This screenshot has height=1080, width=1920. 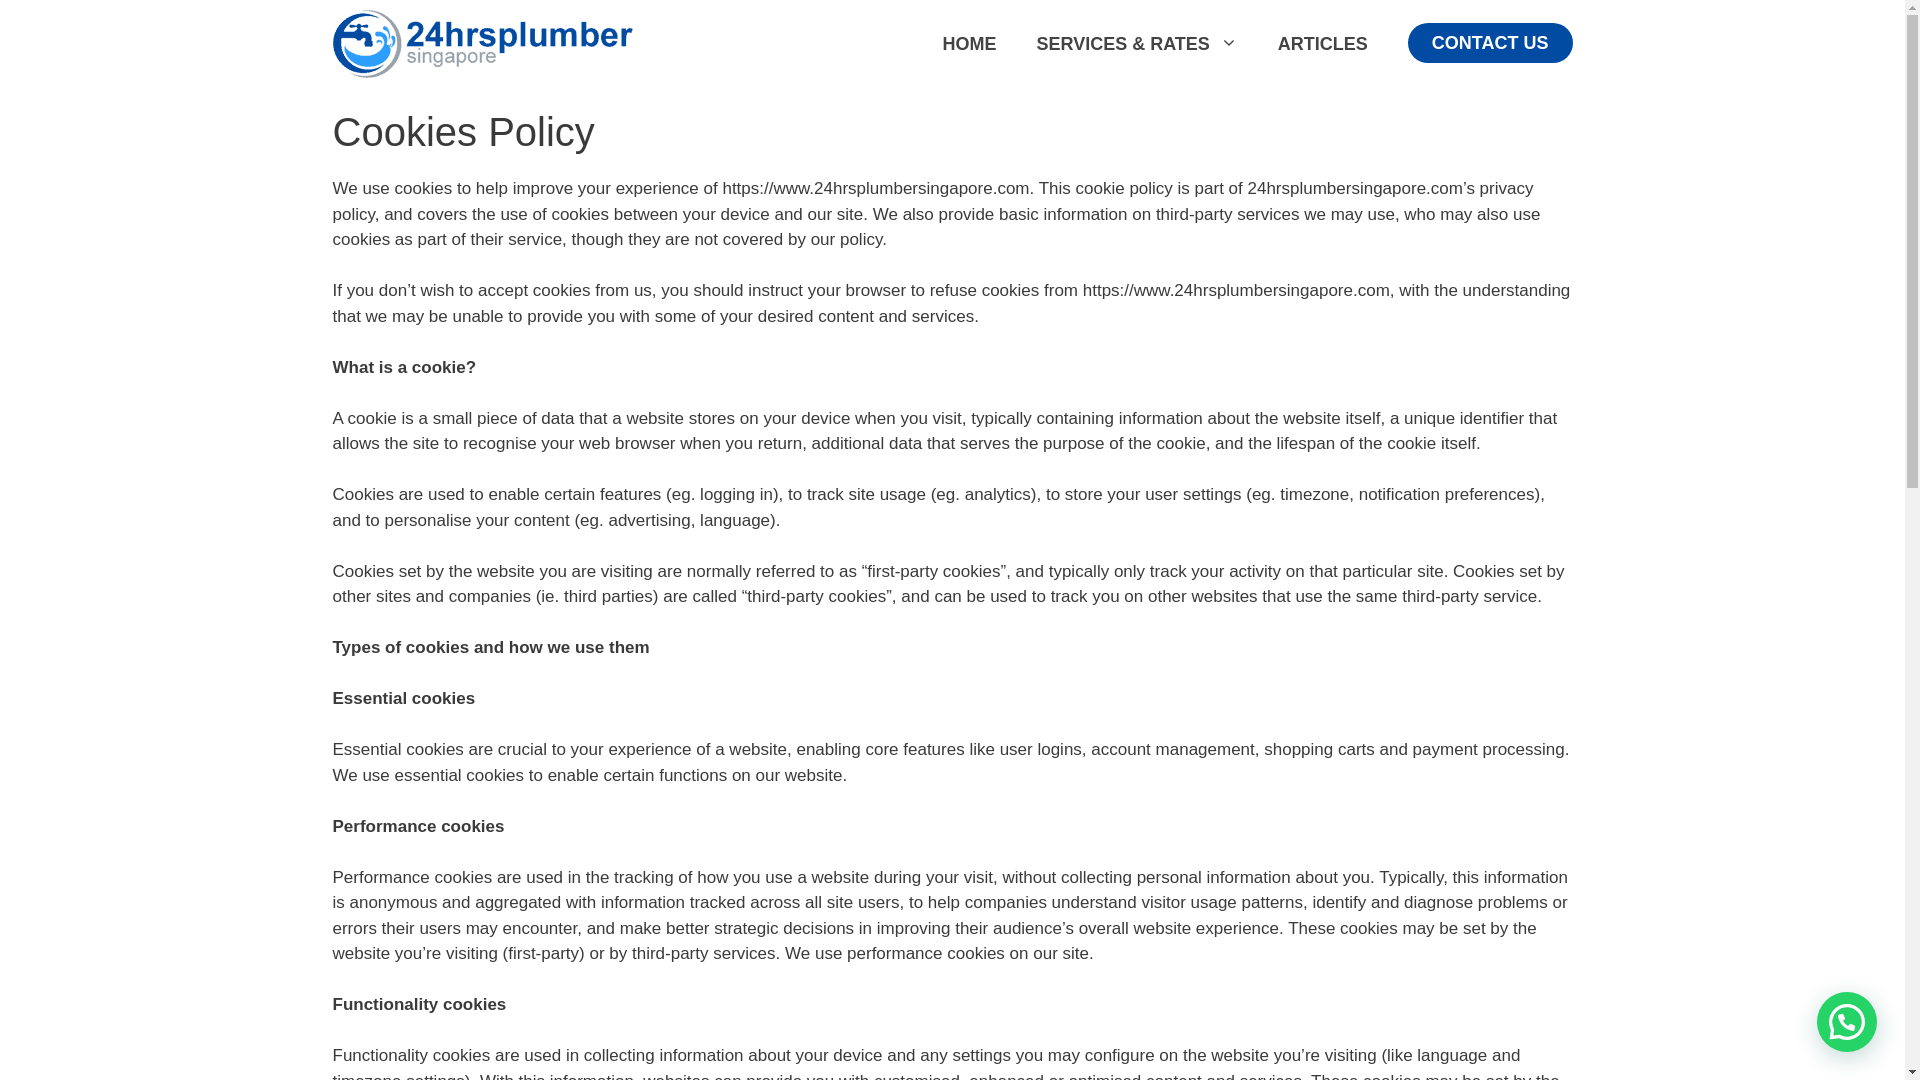 What do you see at coordinates (1256, 43) in the screenshot?
I see `'ARTICLES'` at bounding box center [1256, 43].